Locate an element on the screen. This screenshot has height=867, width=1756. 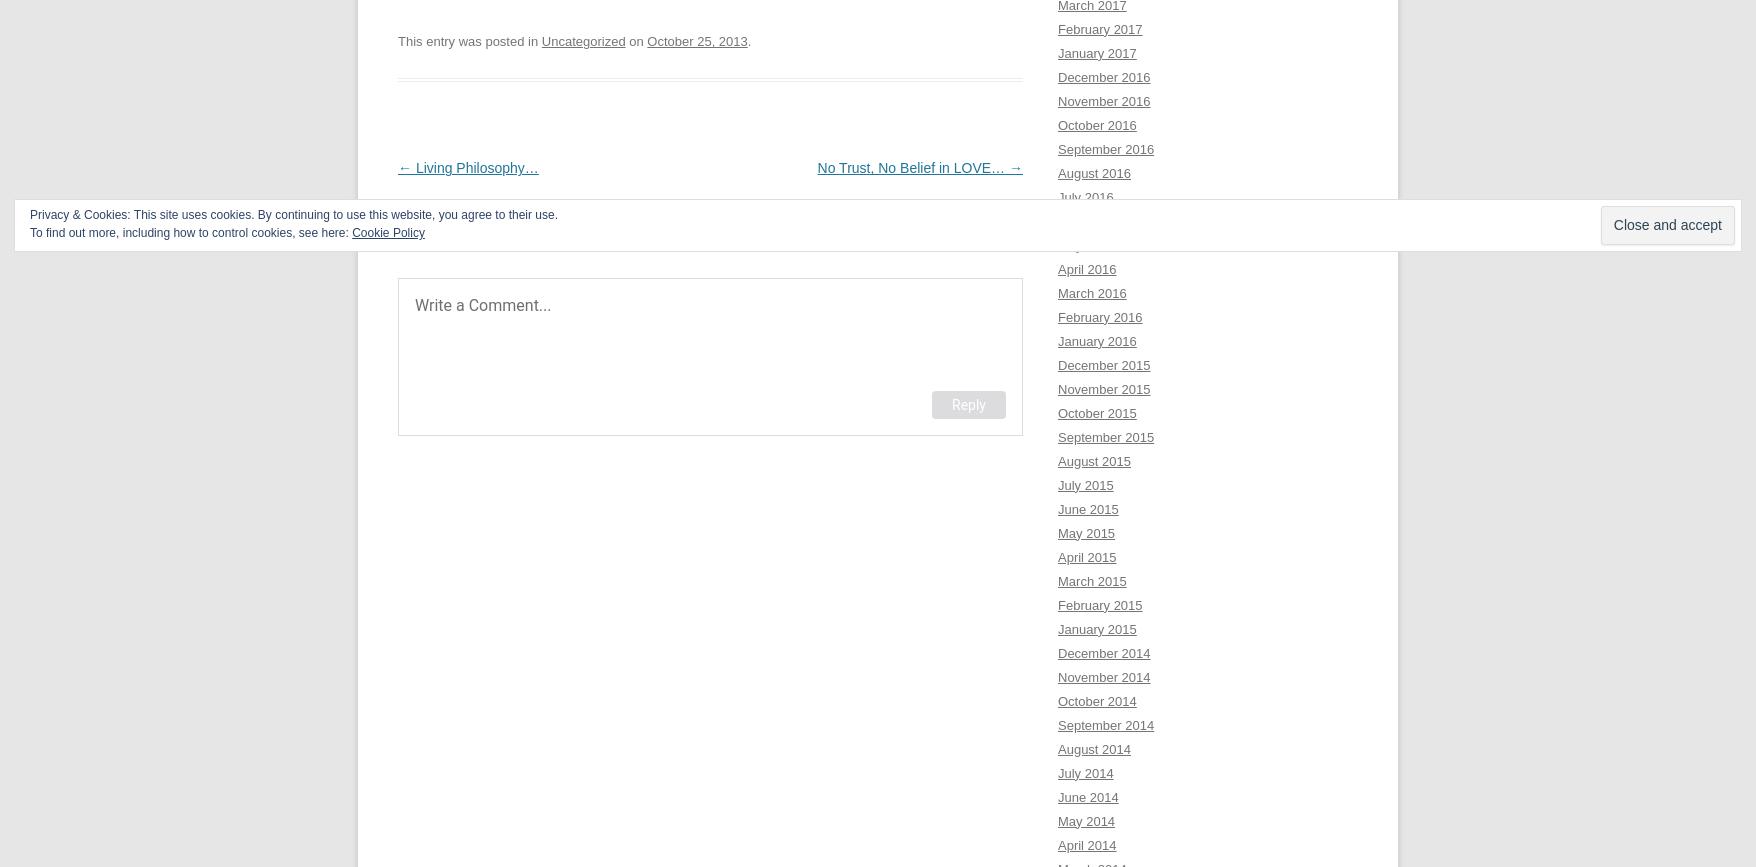
'April 2014' is located at coordinates (1085, 843).